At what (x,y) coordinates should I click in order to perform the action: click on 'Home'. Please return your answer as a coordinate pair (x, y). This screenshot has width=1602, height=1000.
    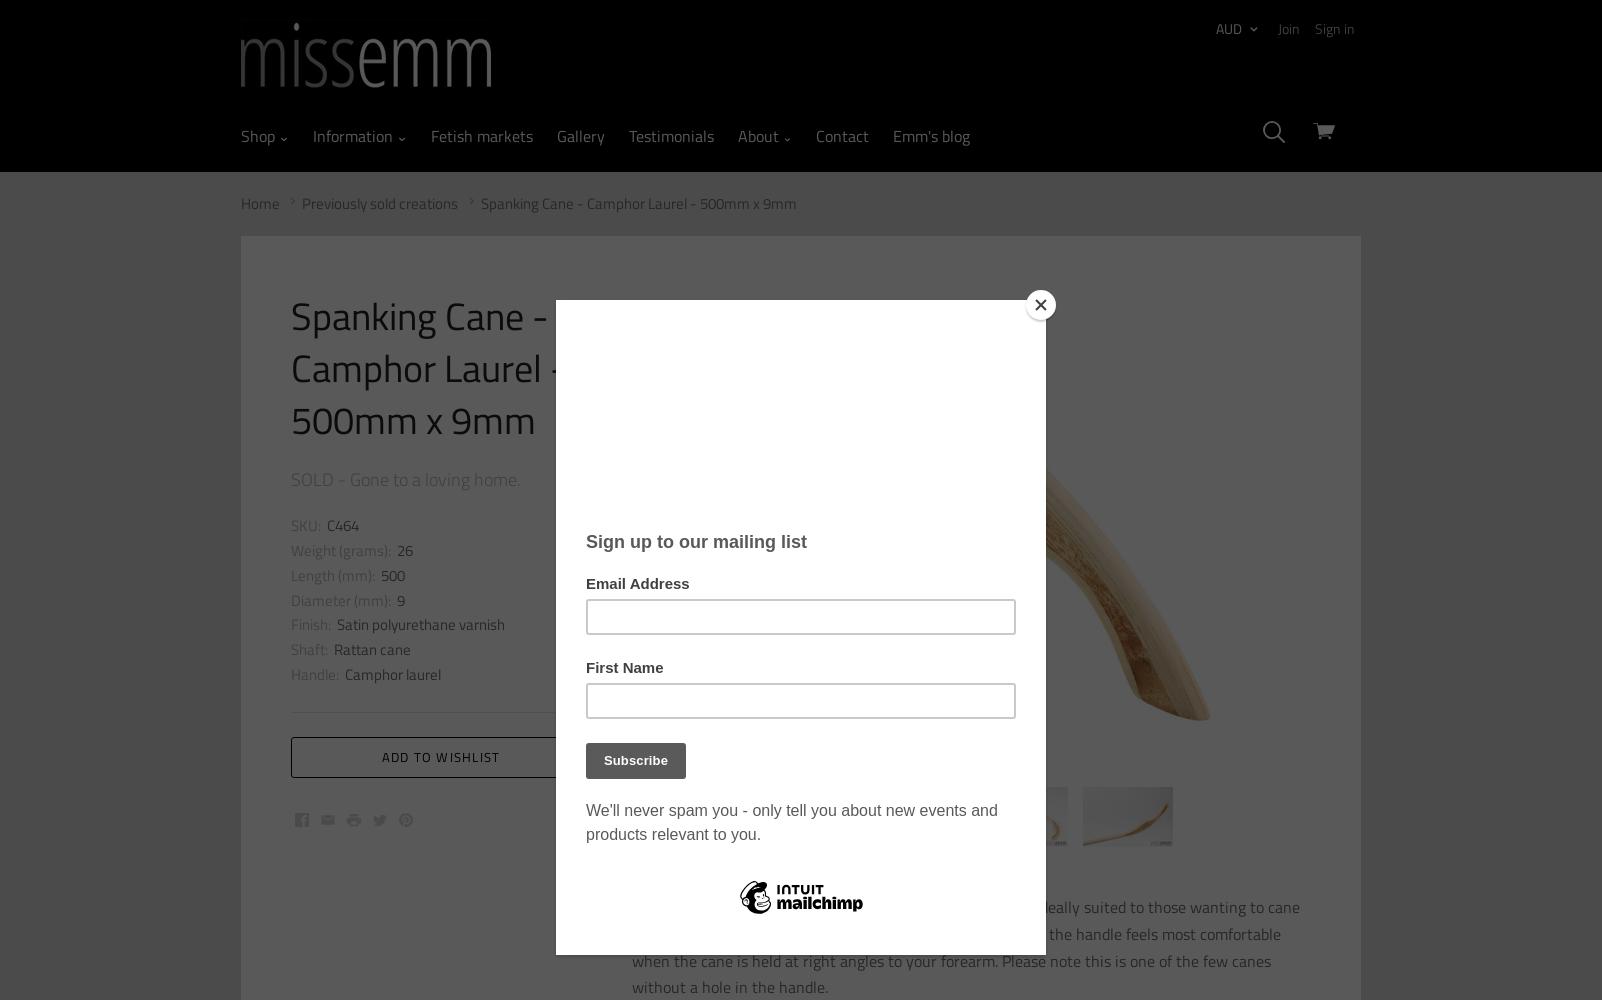
    Looking at the image, I should click on (260, 201).